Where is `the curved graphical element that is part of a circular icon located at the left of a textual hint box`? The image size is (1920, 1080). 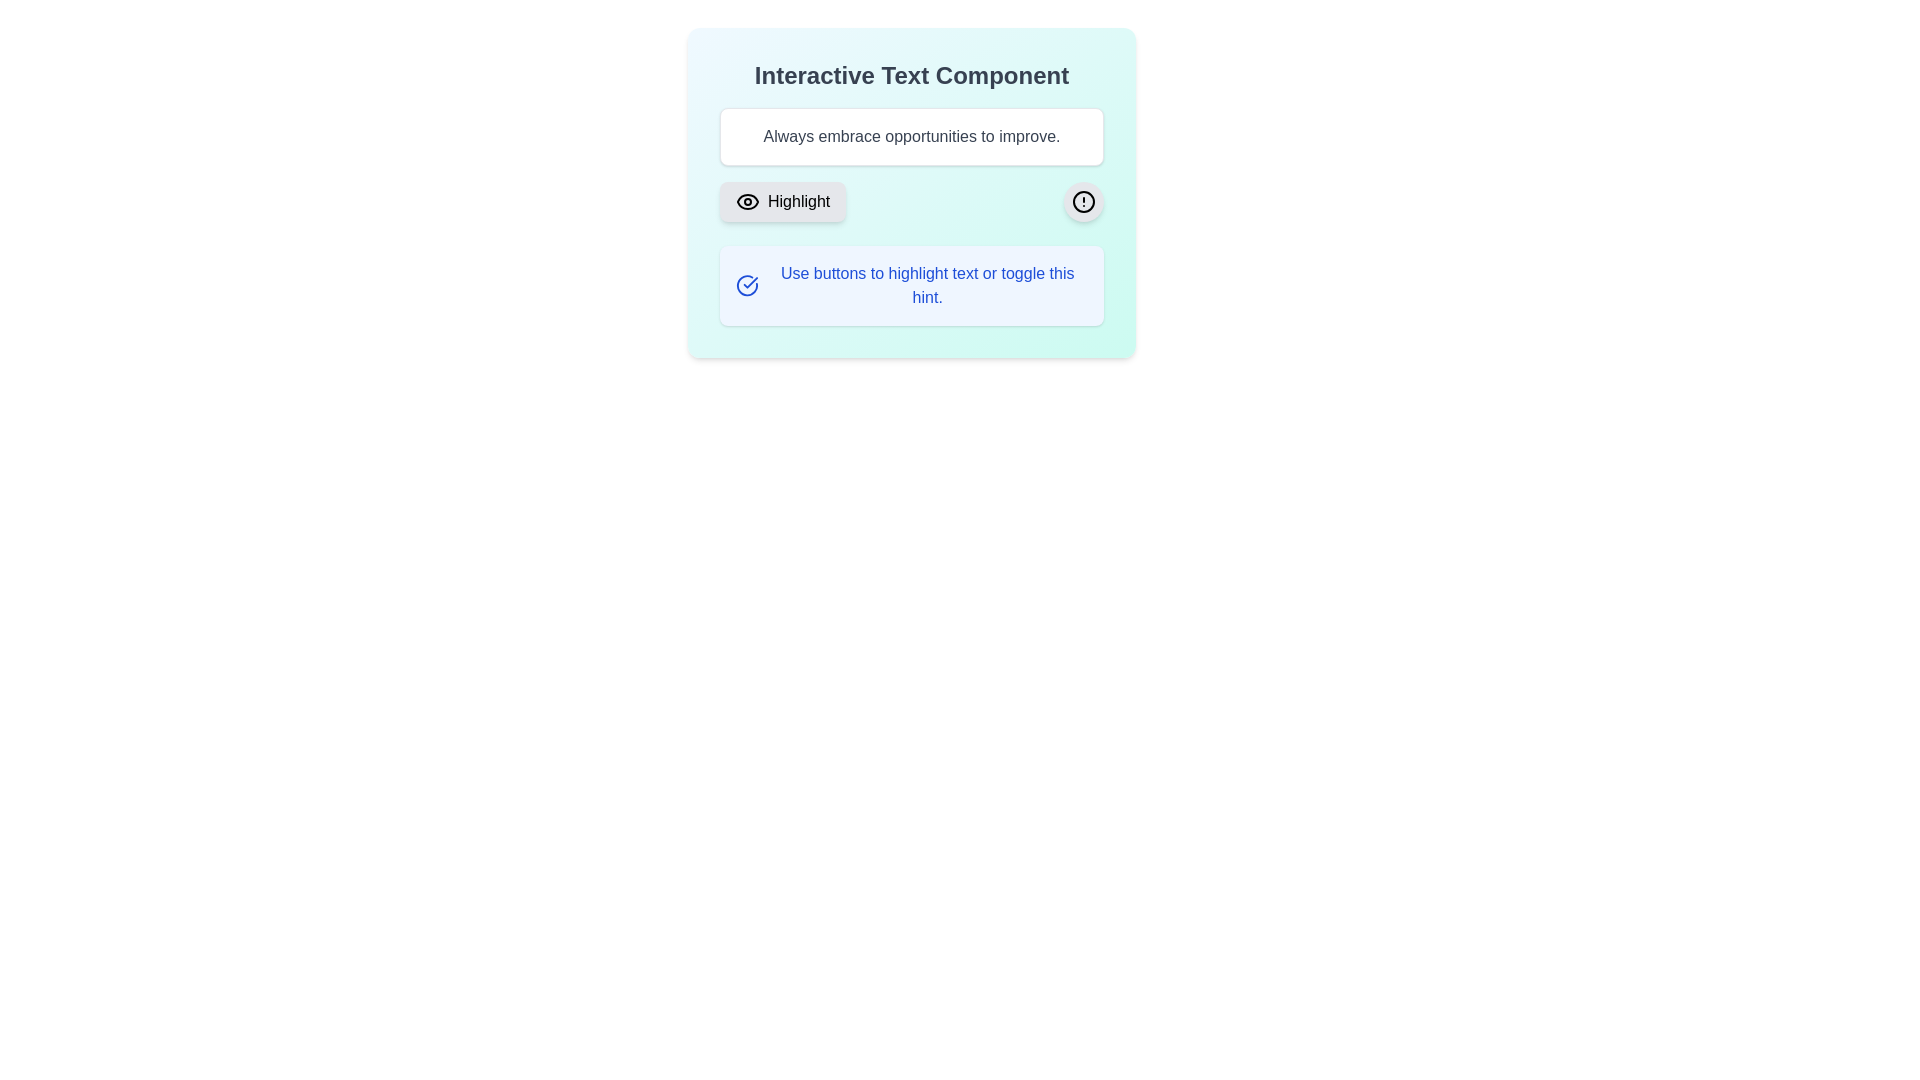
the curved graphical element that is part of a circular icon located at the left of a textual hint box is located at coordinates (746, 285).